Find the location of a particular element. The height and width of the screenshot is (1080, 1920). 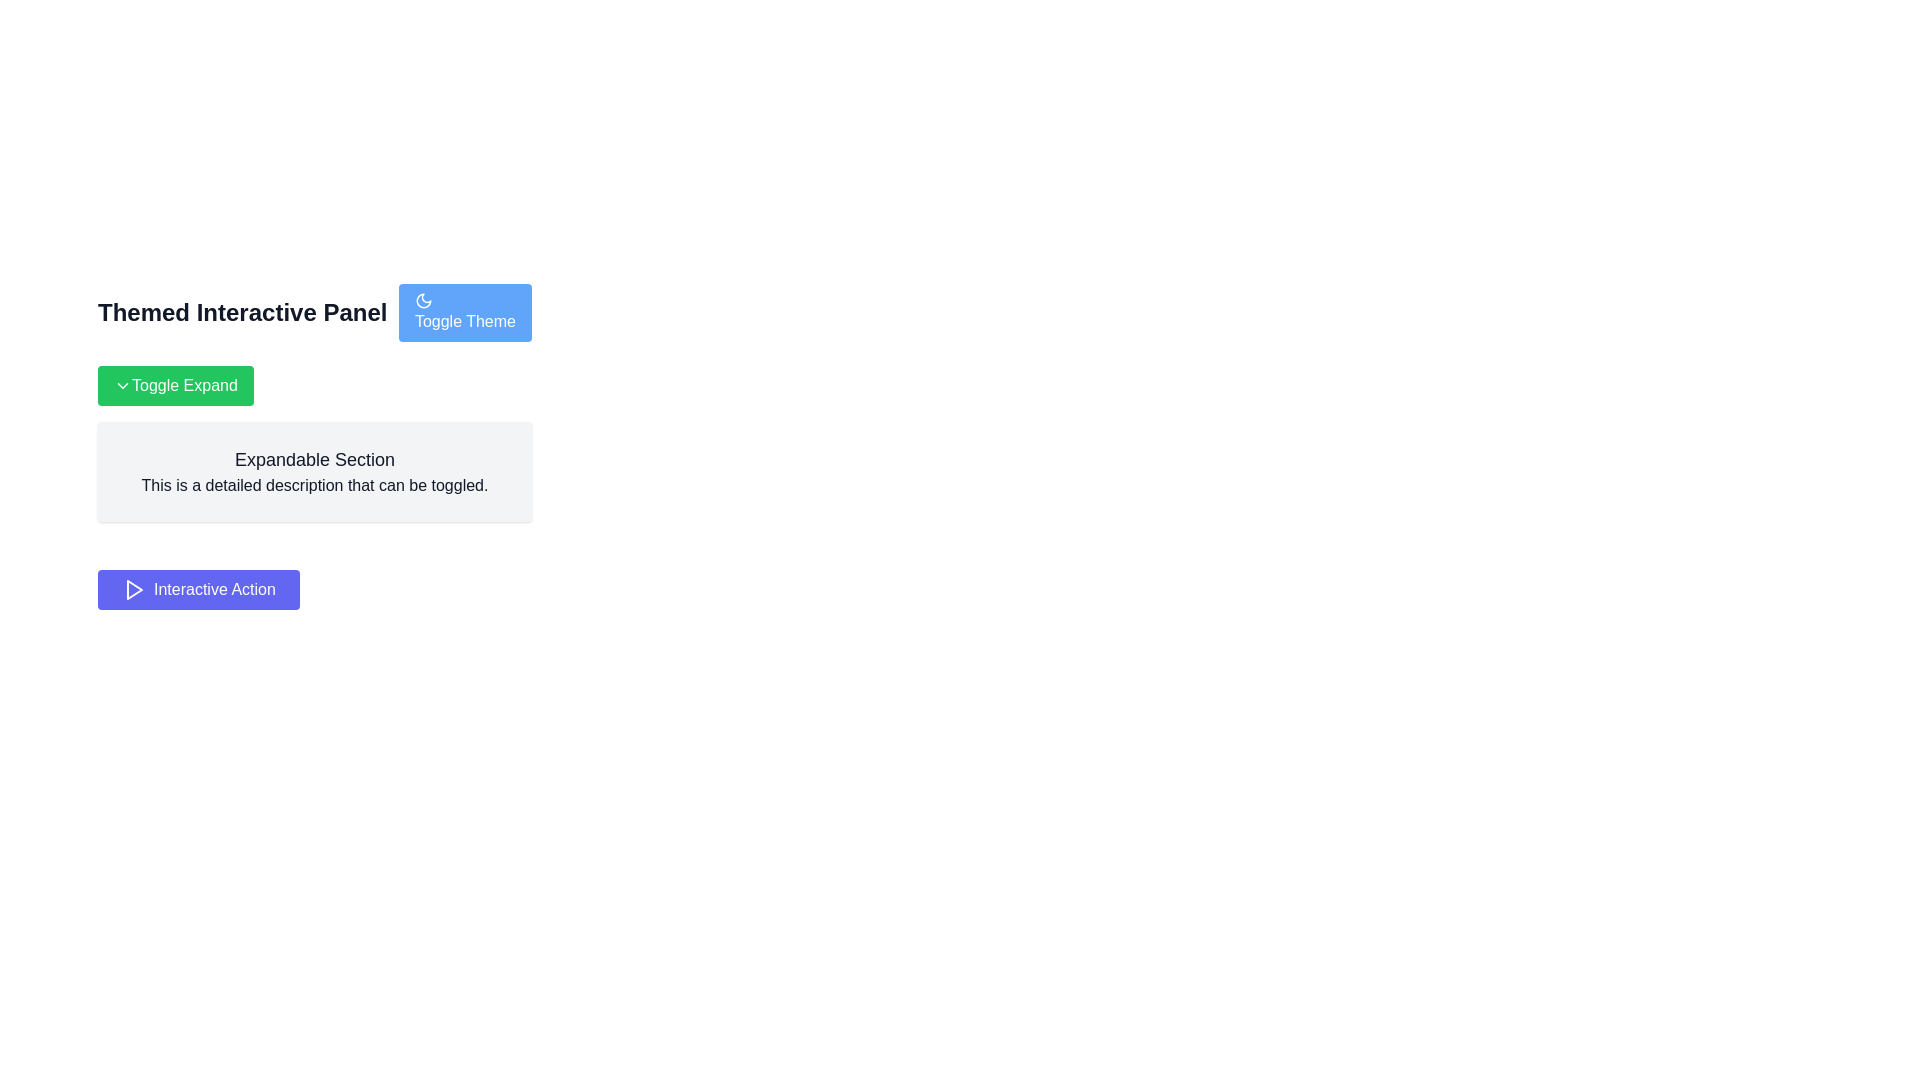

the moon icon within the 'Toggle Theme' button located at the upper-right part of the interface, which indicates the night or dark mode feature is located at coordinates (422, 300).